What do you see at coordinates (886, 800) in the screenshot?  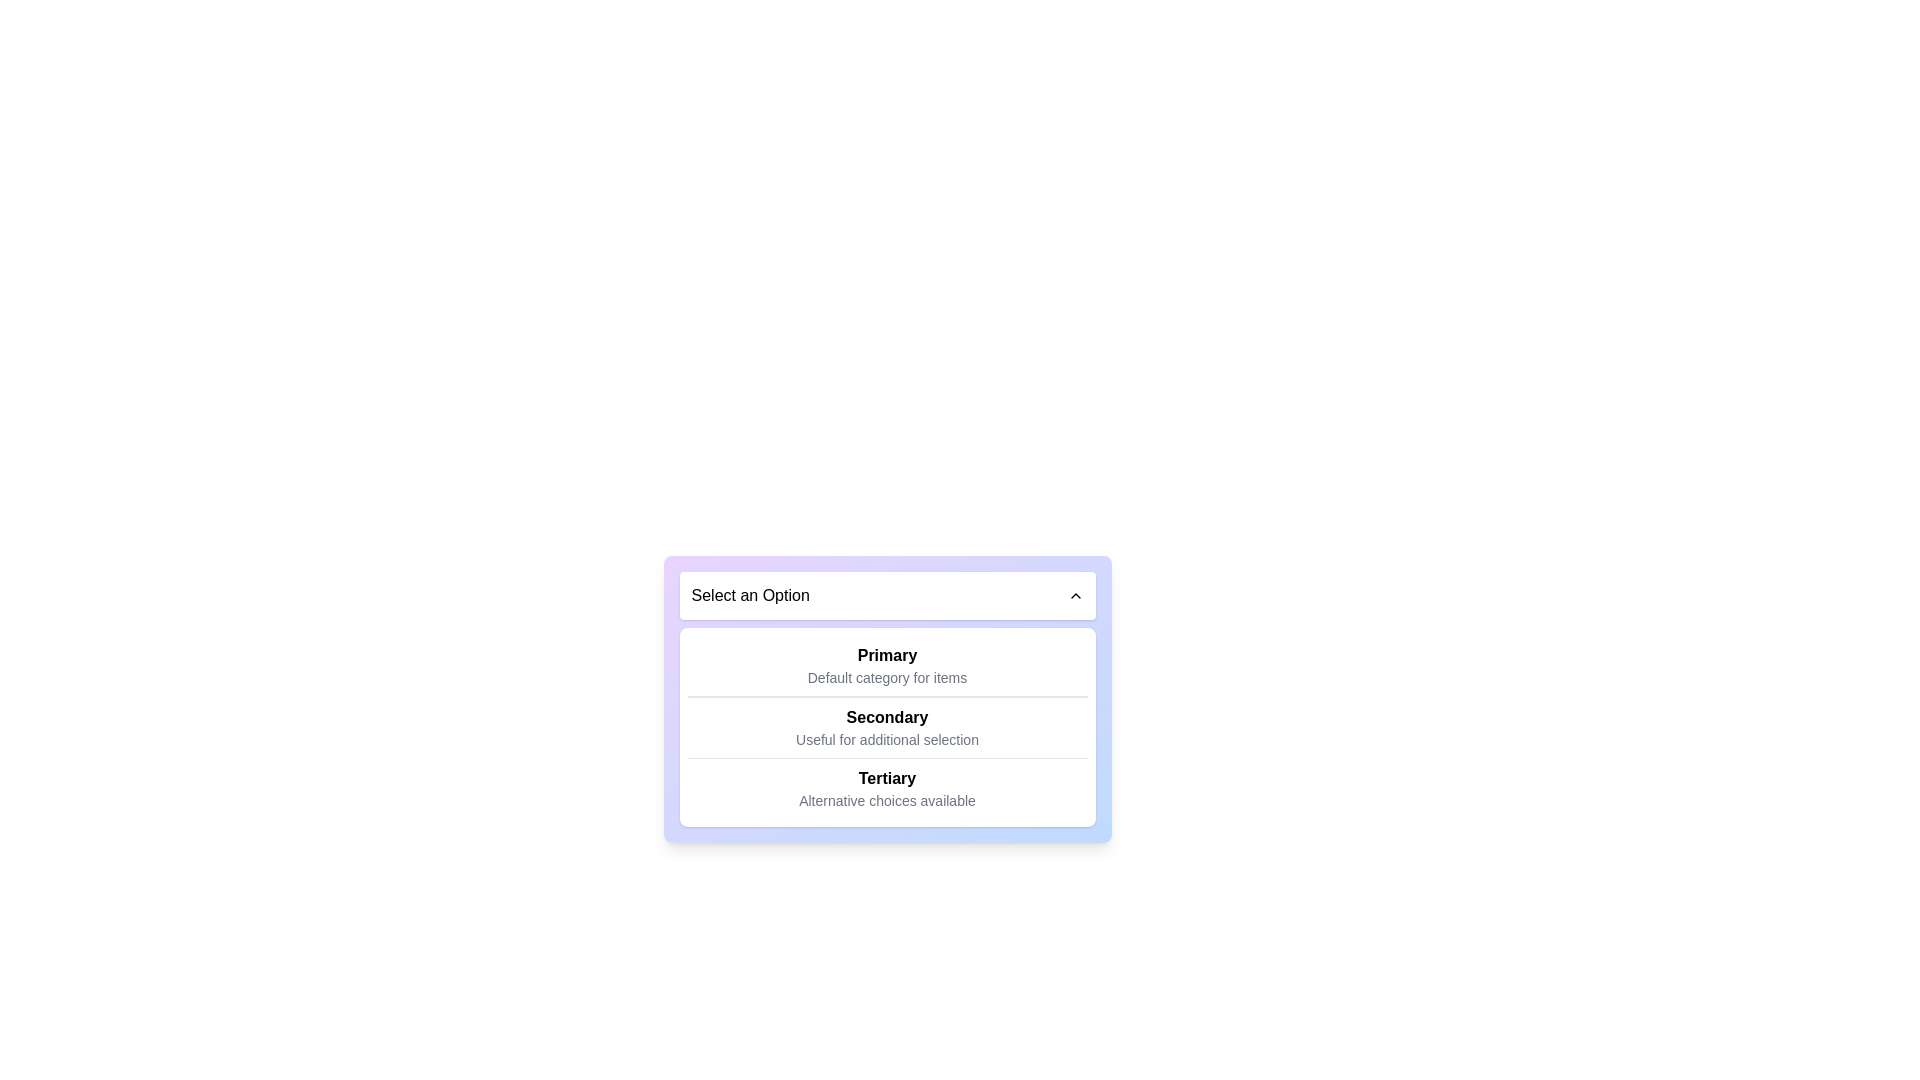 I see `the static text label displaying 'Alternative choices available', which is positioned below the bold title 'Tertiary' in the menu` at bounding box center [886, 800].